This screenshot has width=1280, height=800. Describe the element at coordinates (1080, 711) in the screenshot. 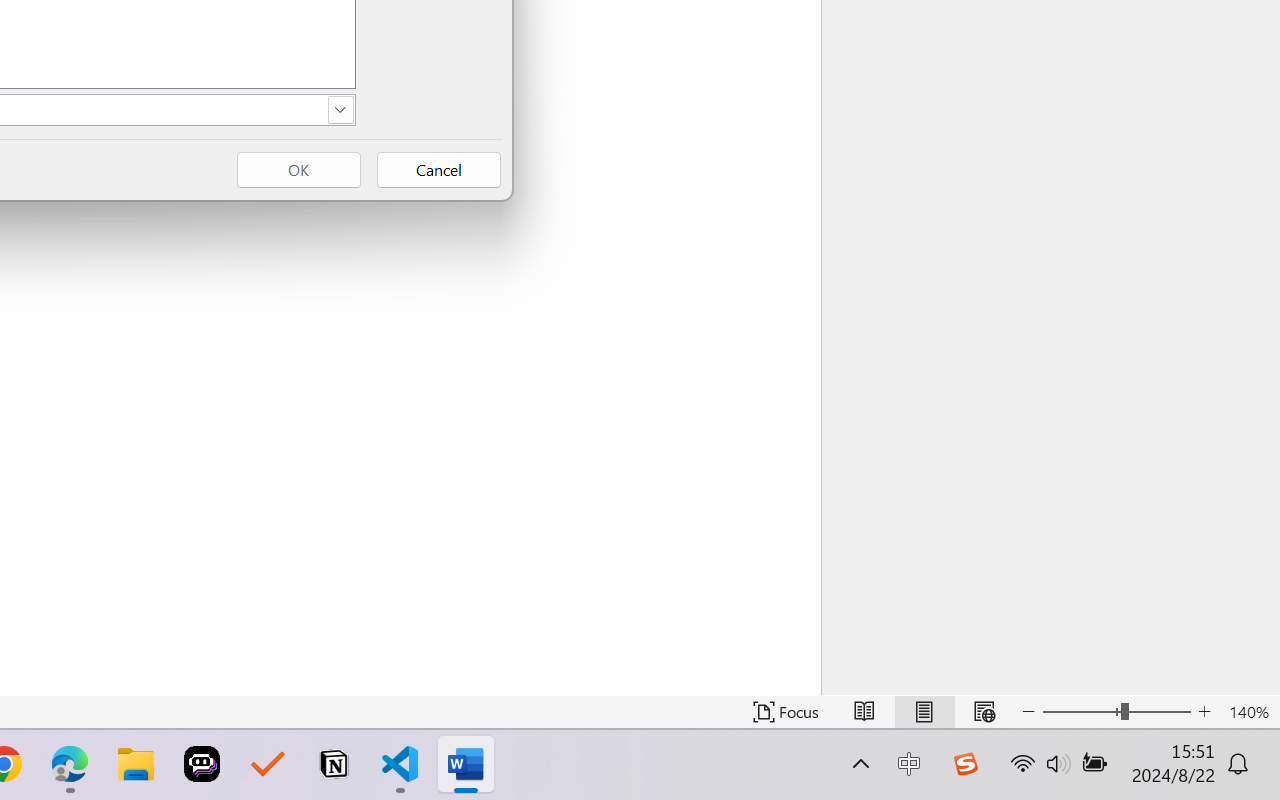

I see `'Zoom Out'` at that location.